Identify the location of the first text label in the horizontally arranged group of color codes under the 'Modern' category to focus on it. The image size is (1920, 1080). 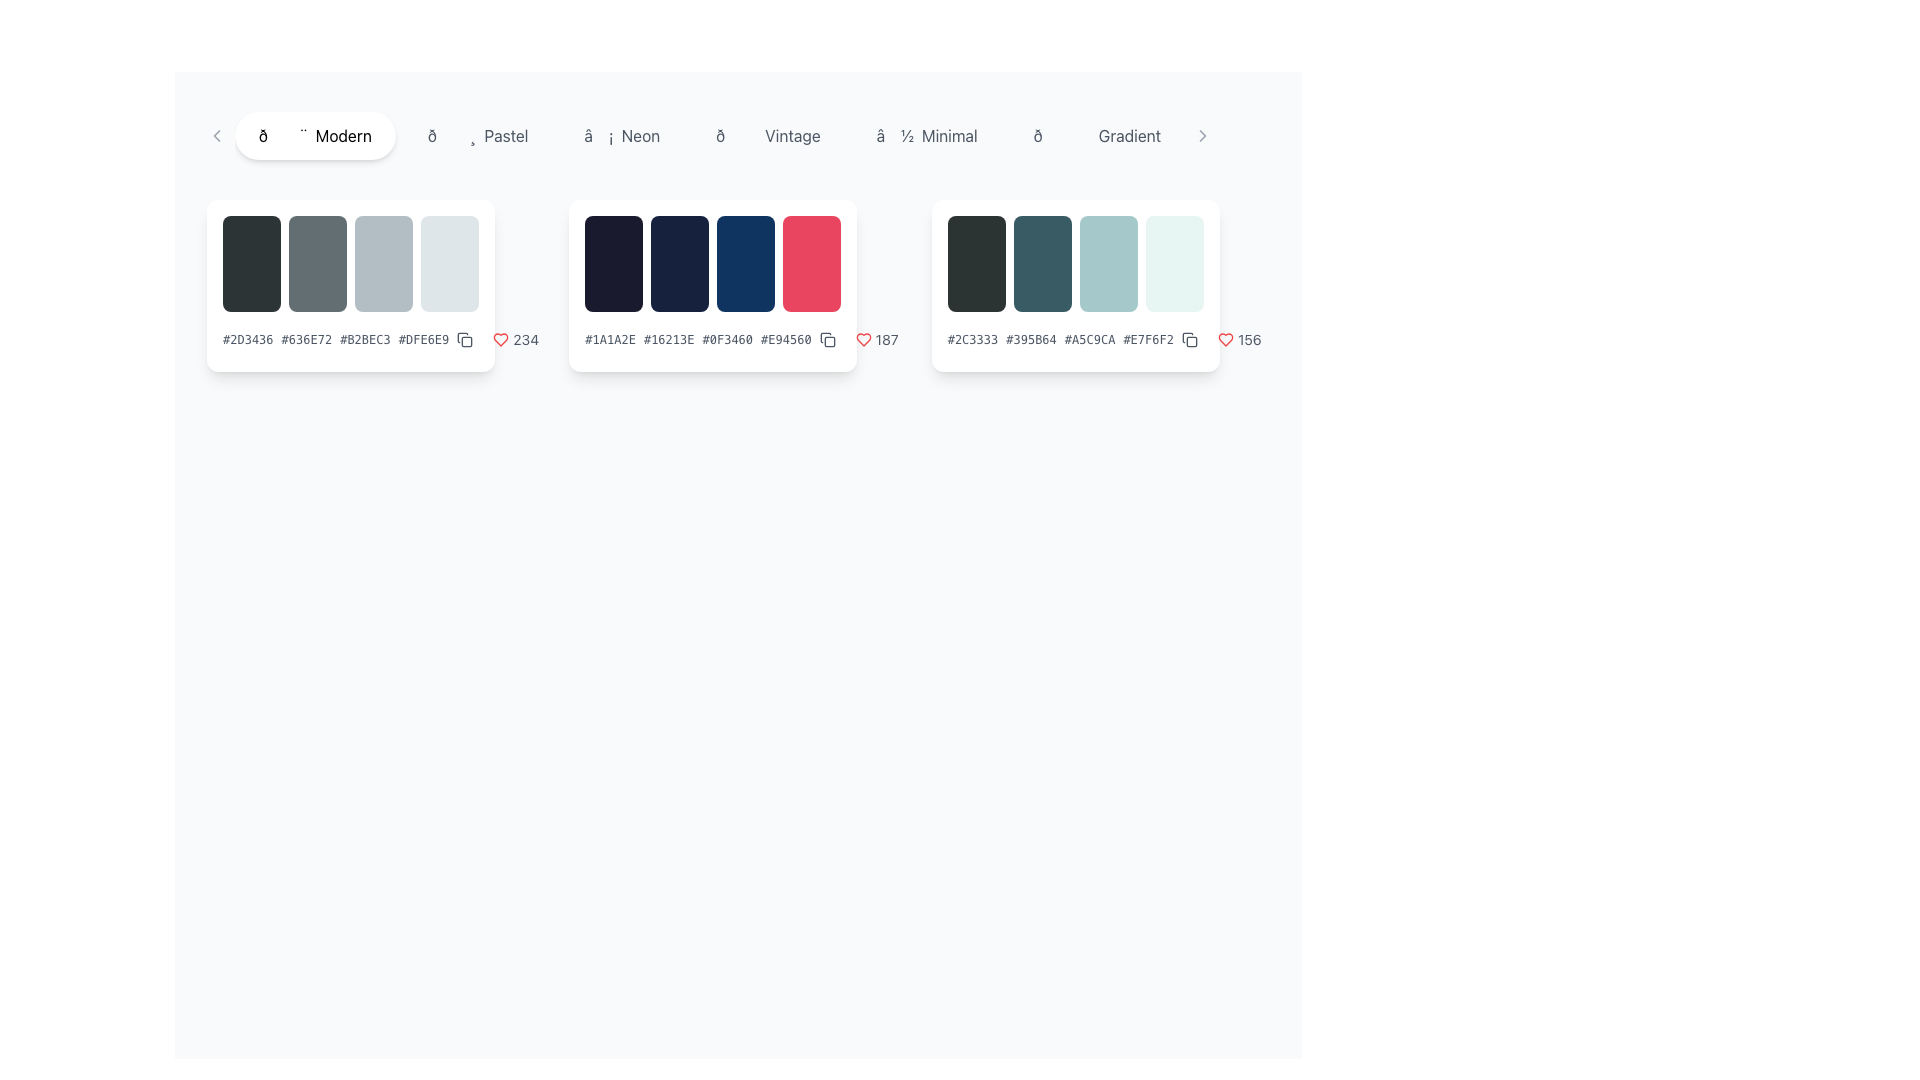
(247, 338).